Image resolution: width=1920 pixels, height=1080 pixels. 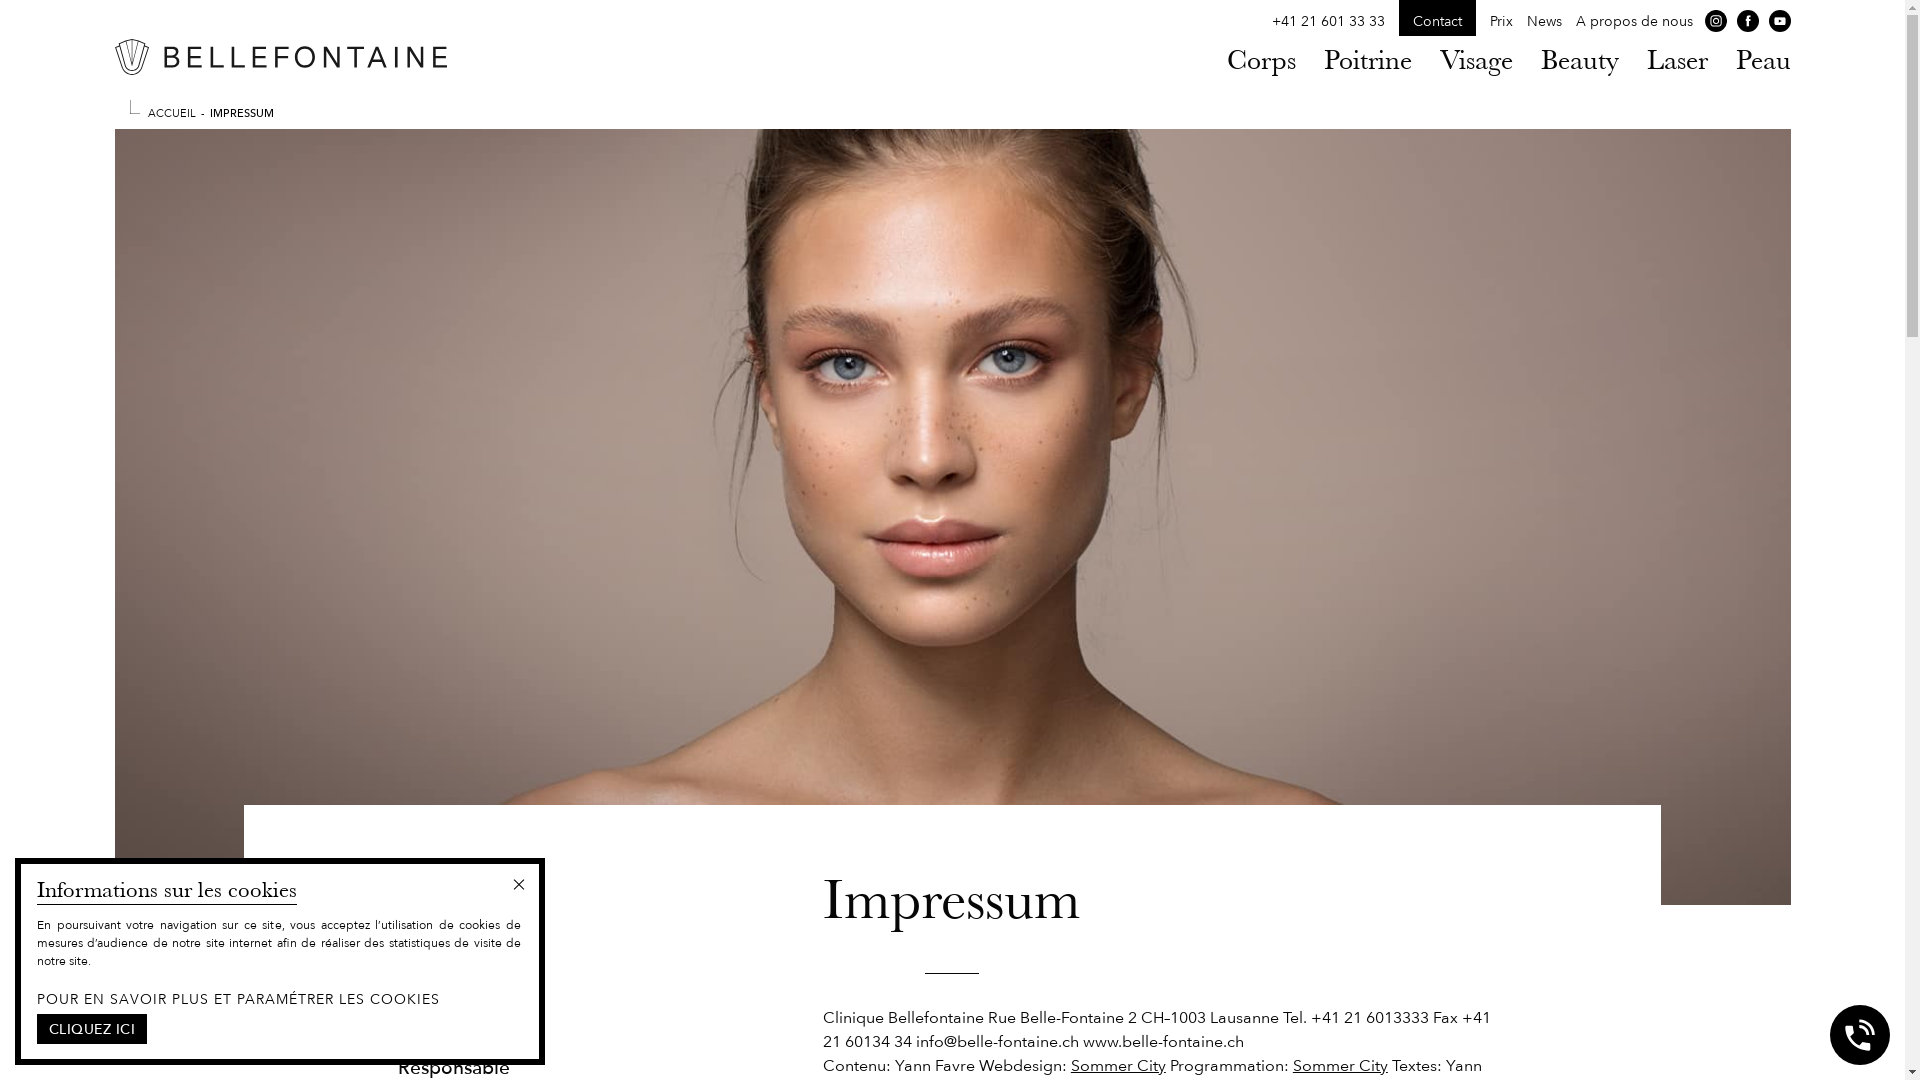 I want to click on 'Contact', so click(x=1435, y=21).